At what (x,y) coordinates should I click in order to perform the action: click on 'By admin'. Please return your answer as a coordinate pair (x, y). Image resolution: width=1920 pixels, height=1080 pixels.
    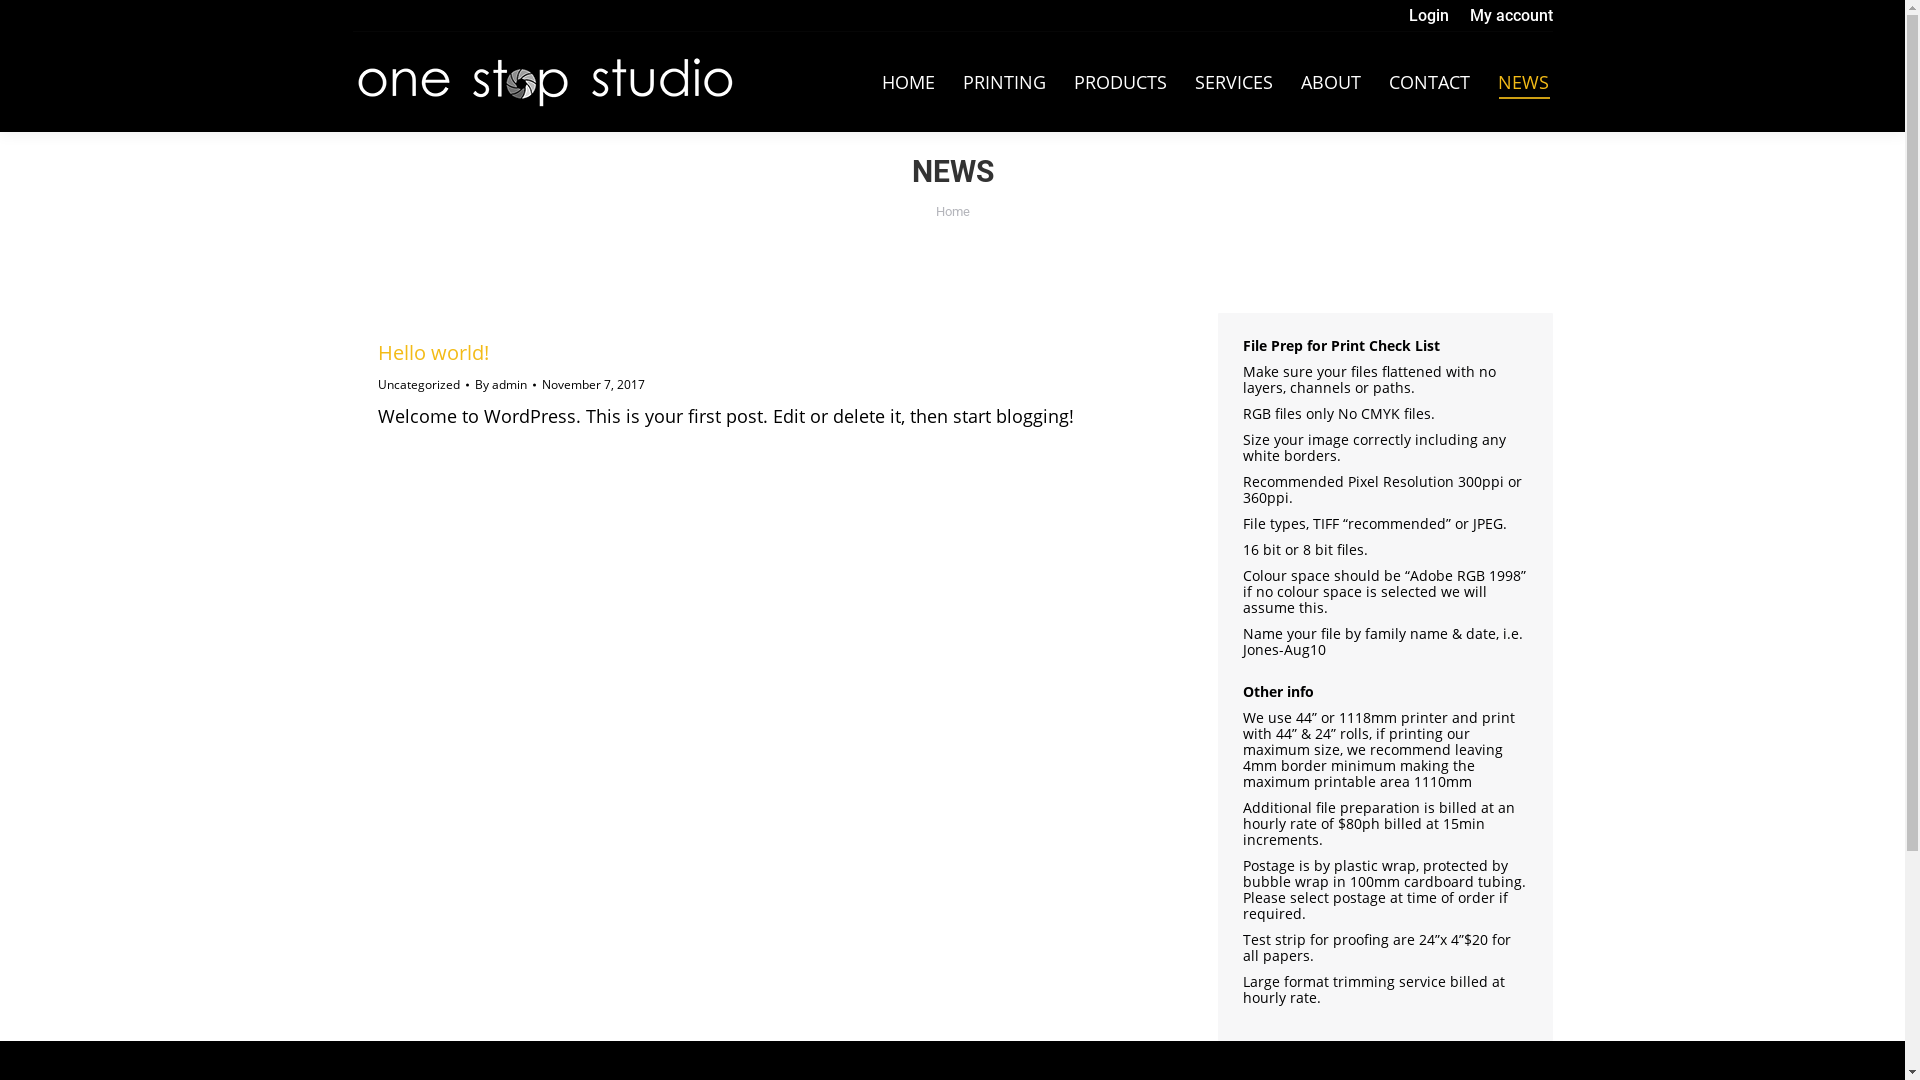
    Looking at the image, I should click on (504, 385).